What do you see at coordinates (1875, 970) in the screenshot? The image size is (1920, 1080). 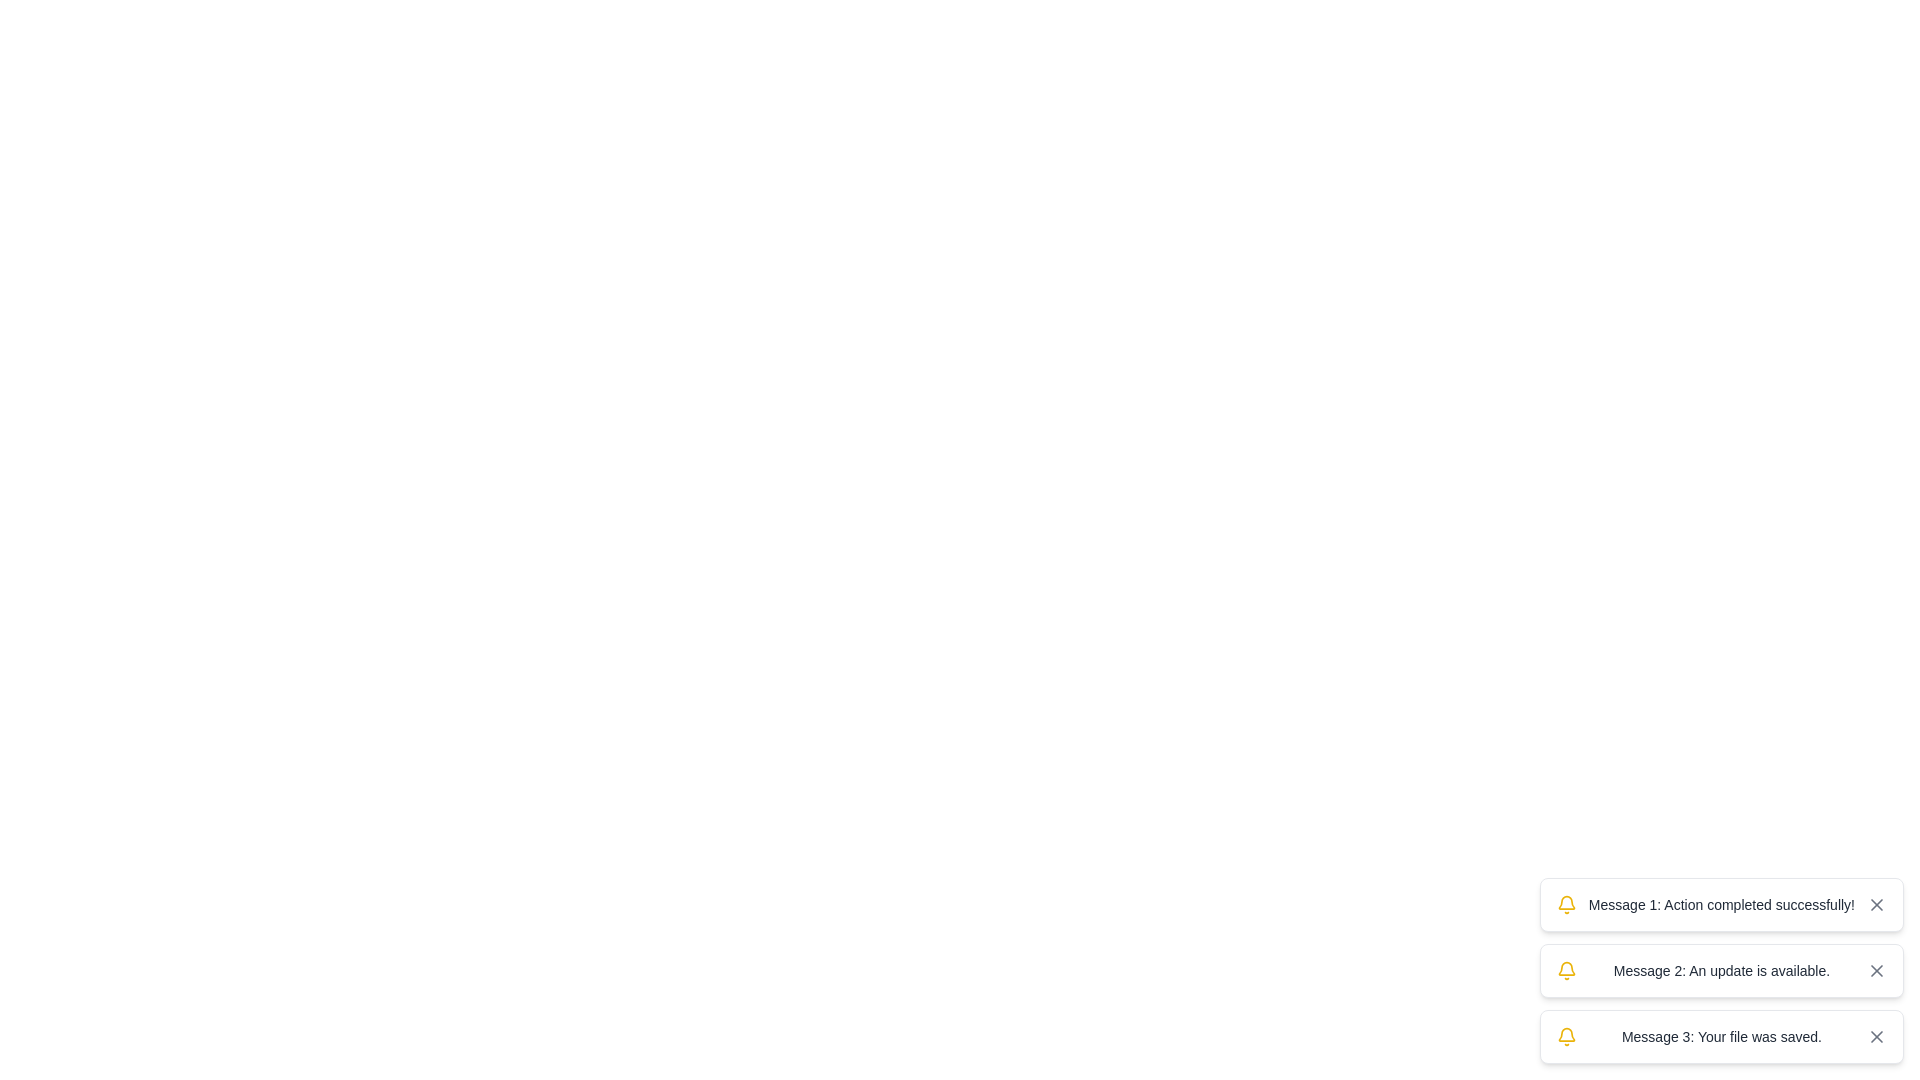 I see `the small cross (×) icon button, which is located on the far right side of the message box labeled 'Message 2: An update is available.'` at bounding box center [1875, 970].